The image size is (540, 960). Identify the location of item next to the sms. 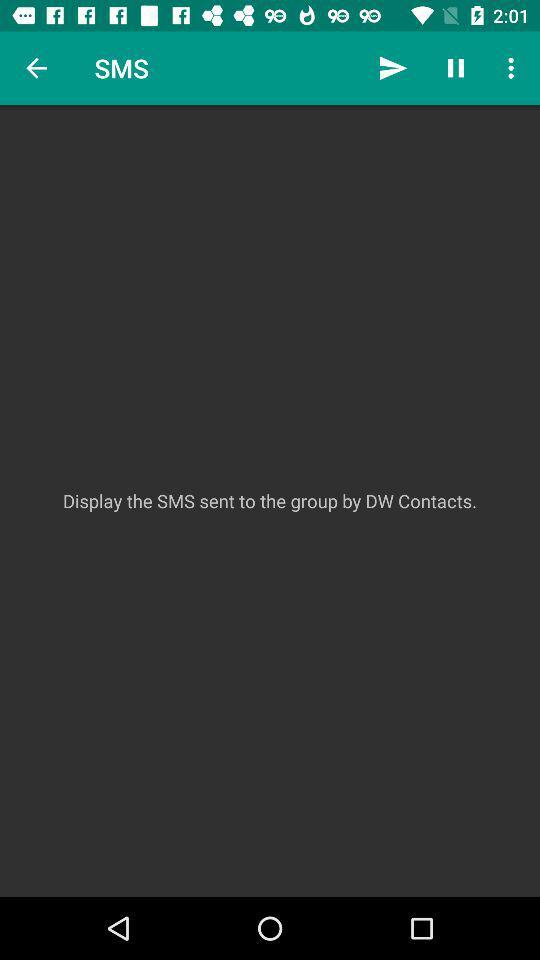
(36, 68).